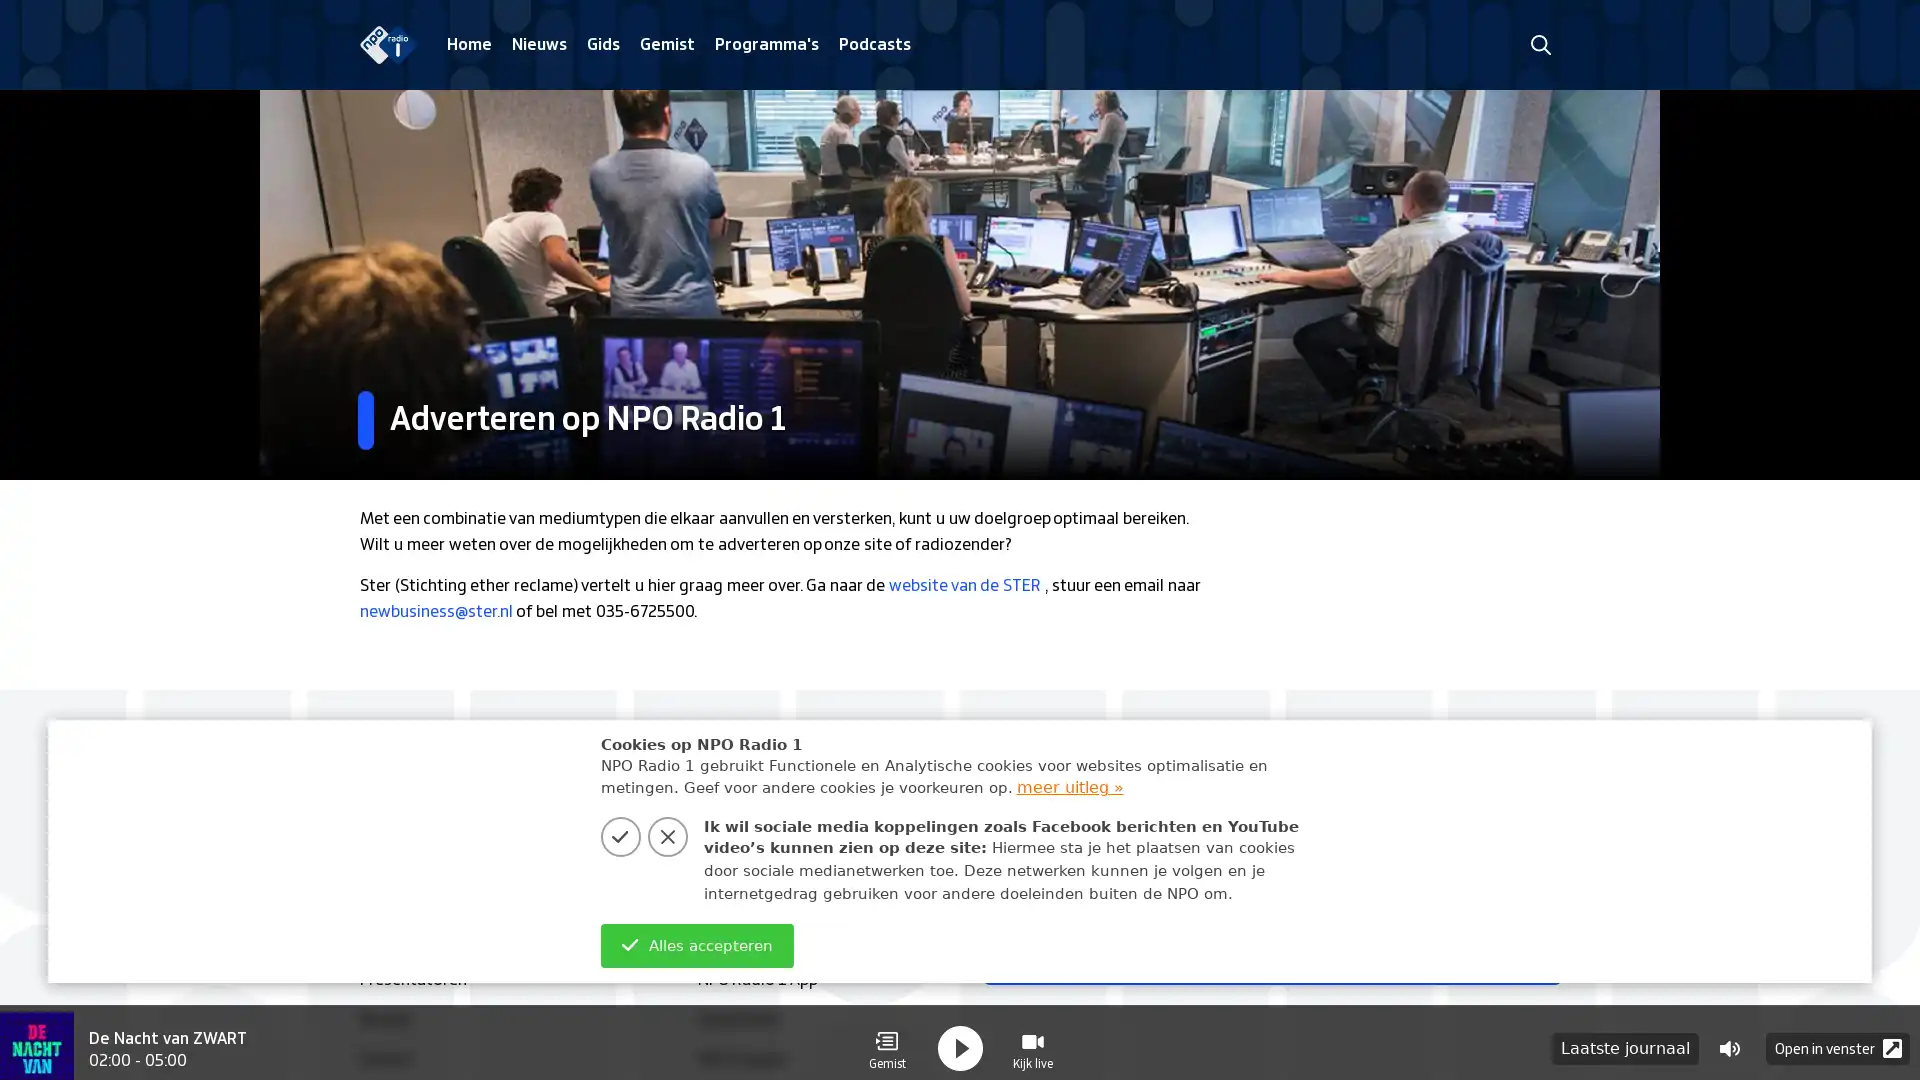 This screenshot has height=1080, width=1920. What do you see at coordinates (960, 1036) in the screenshot?
I see `play` at bounding box center [960, 1036].